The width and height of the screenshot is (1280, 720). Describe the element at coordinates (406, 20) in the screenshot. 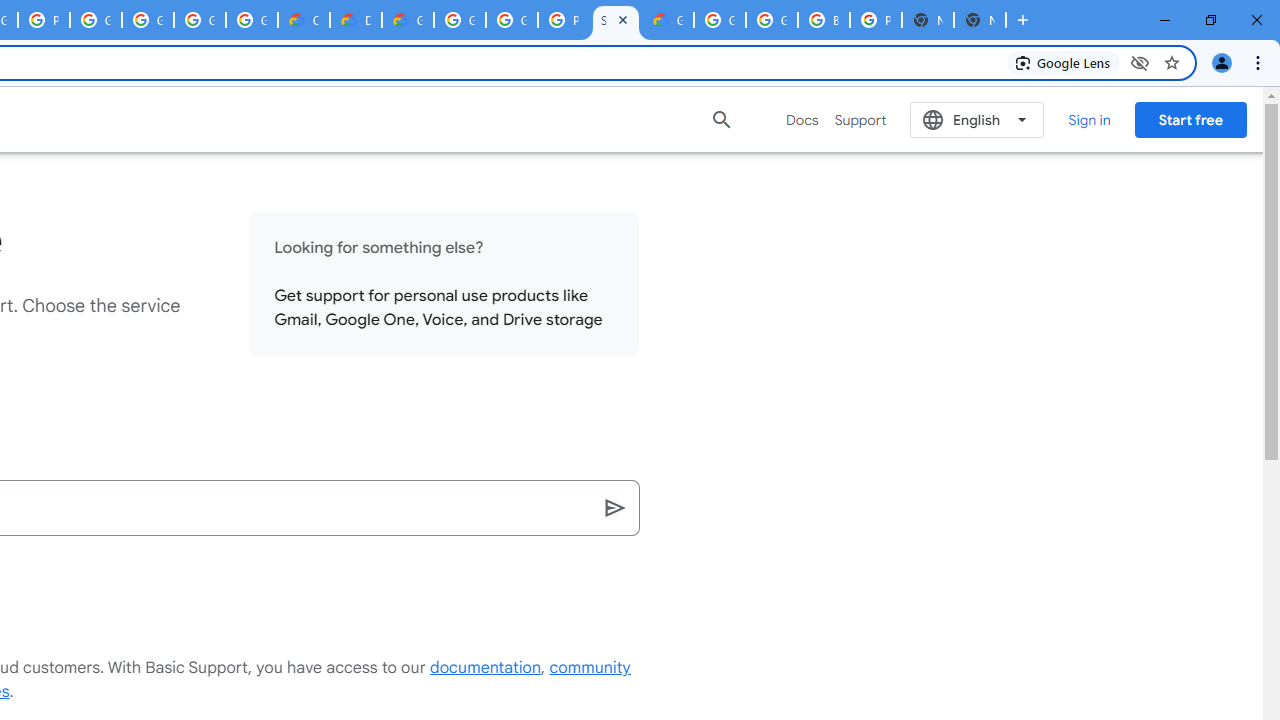

I see `'Gemini for Business and Developers | Google Cloud'` at that location.